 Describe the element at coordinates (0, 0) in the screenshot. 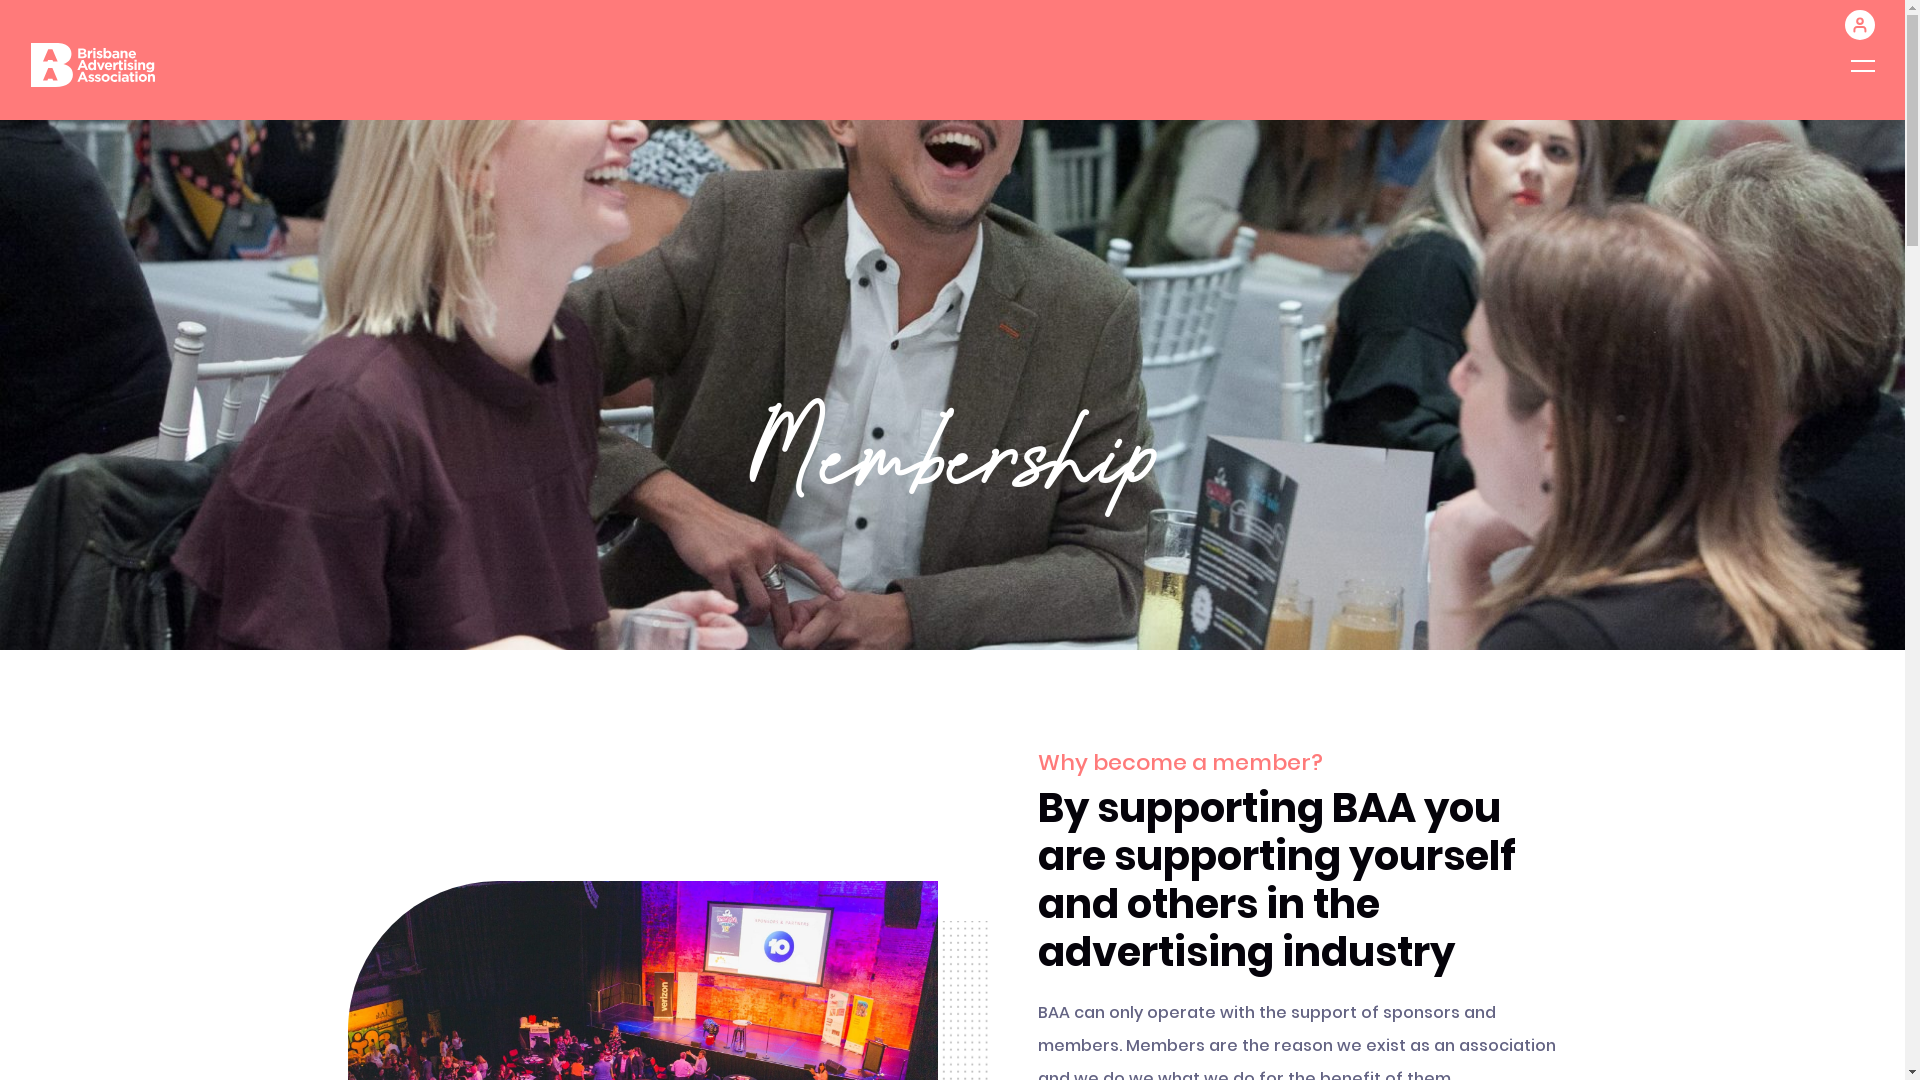

I see `'Skip to content'` at that location.